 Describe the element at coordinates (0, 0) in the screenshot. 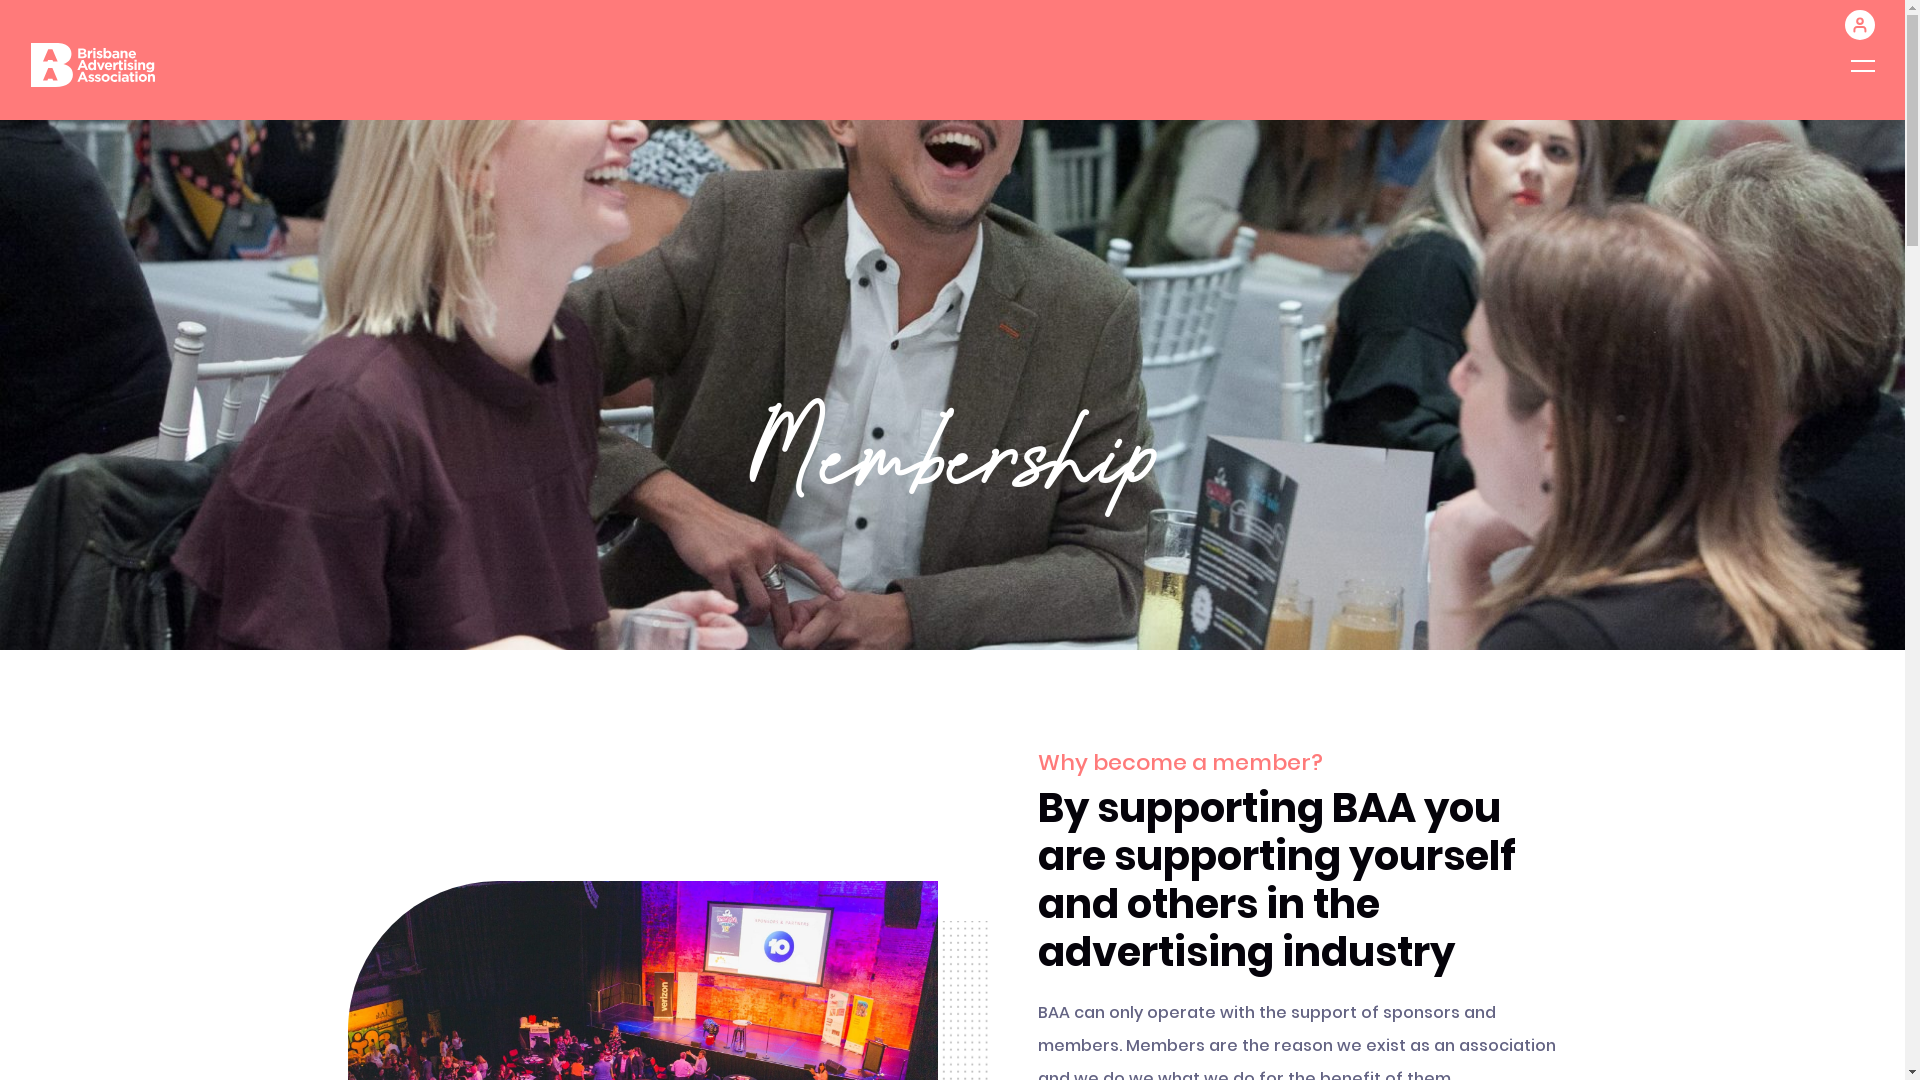

I see `'Skip to content'` at that location.